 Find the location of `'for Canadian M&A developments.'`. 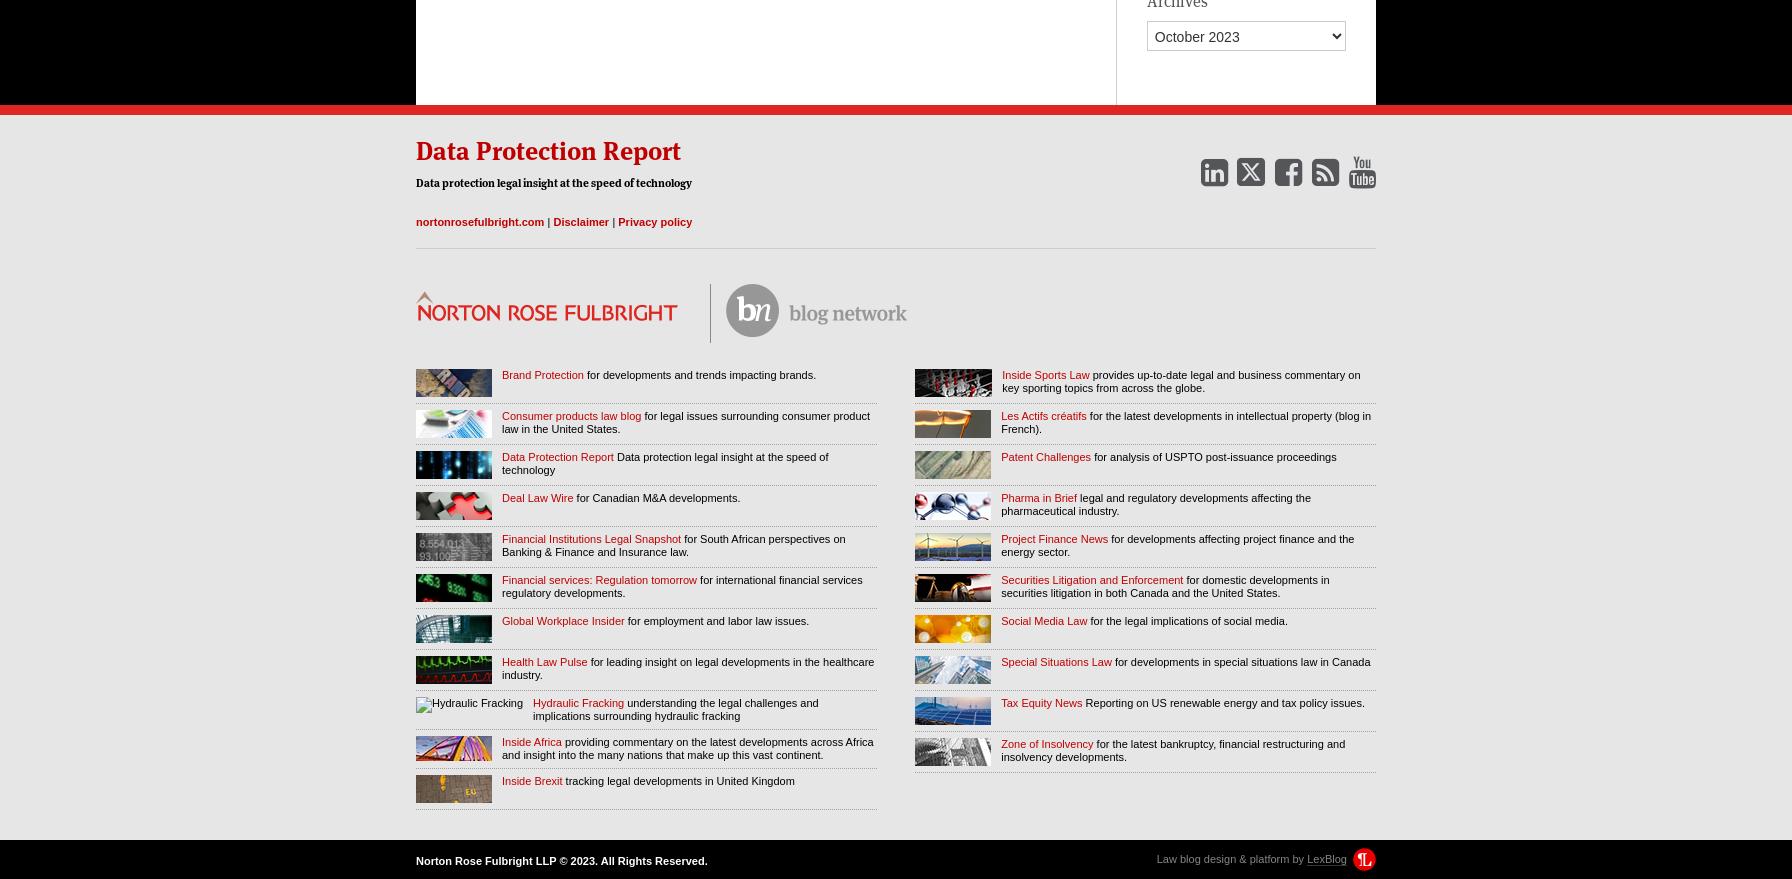

'for Canadian M&A developments.' is located at coordinates (656, 495).